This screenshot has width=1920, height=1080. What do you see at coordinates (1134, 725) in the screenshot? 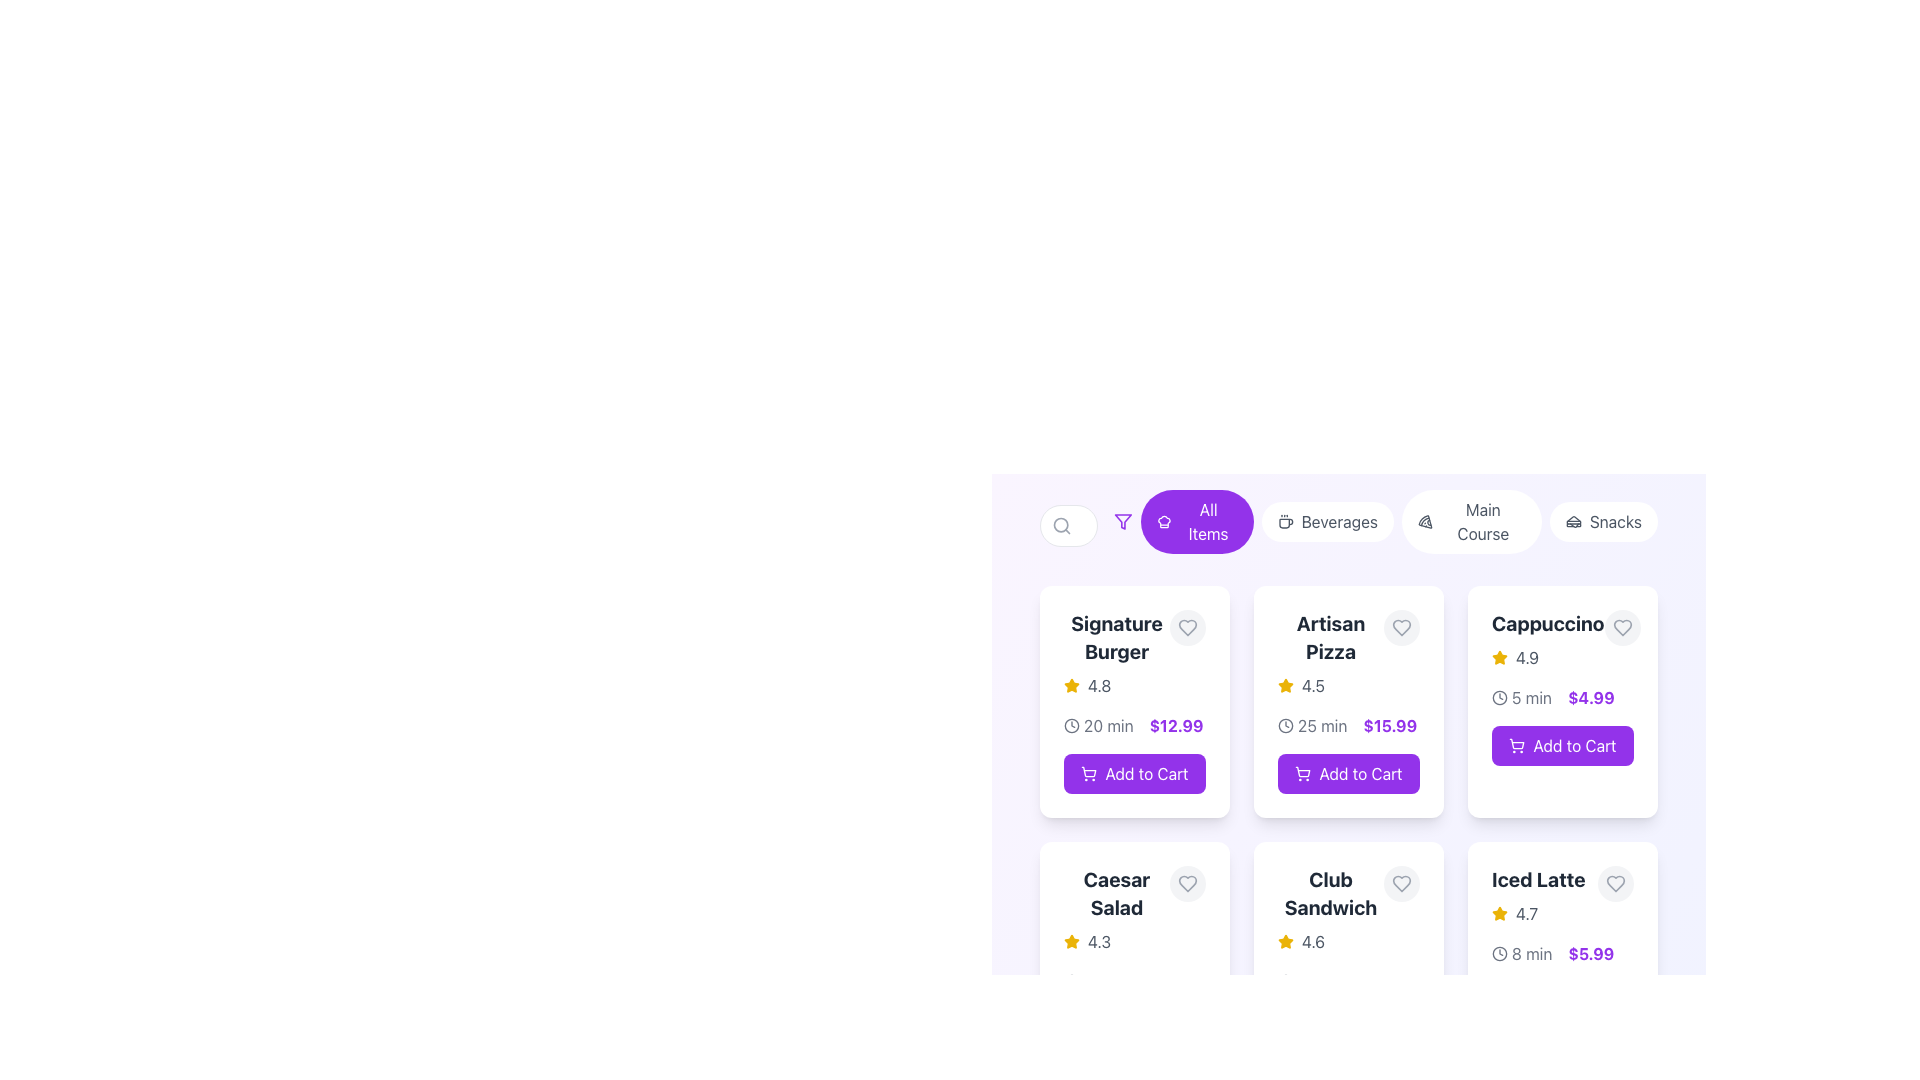
I see `the informational label displaying the time indicator and price in bold, purple font, located within the 'Signature Burger' card, beneath the rating and above the 'Add to Cart' button` at bounding box center [1134, 725].